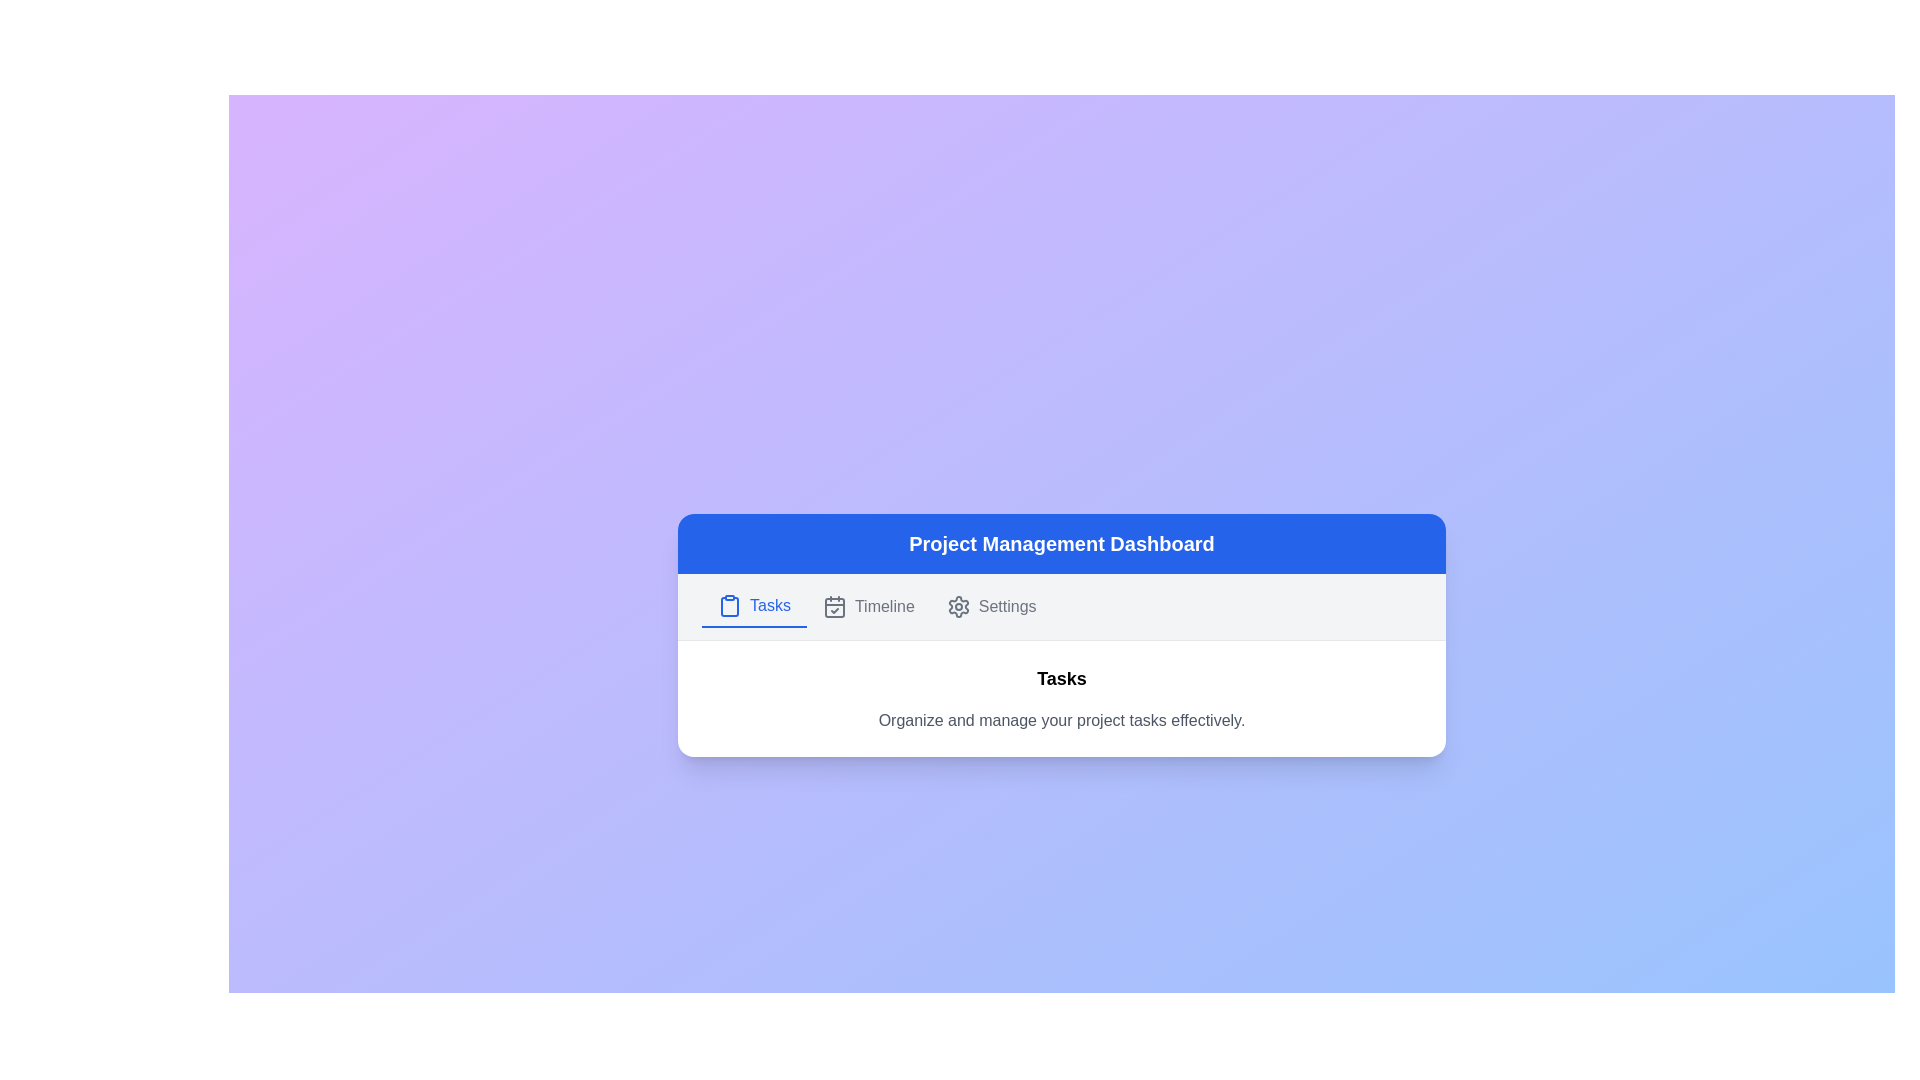 The width and height of the screenshot is (1920, 1080). Describe the element at coordinates (752, 604) in the screenshot. I see `the Tasks tab by clicking on its label` at that location.